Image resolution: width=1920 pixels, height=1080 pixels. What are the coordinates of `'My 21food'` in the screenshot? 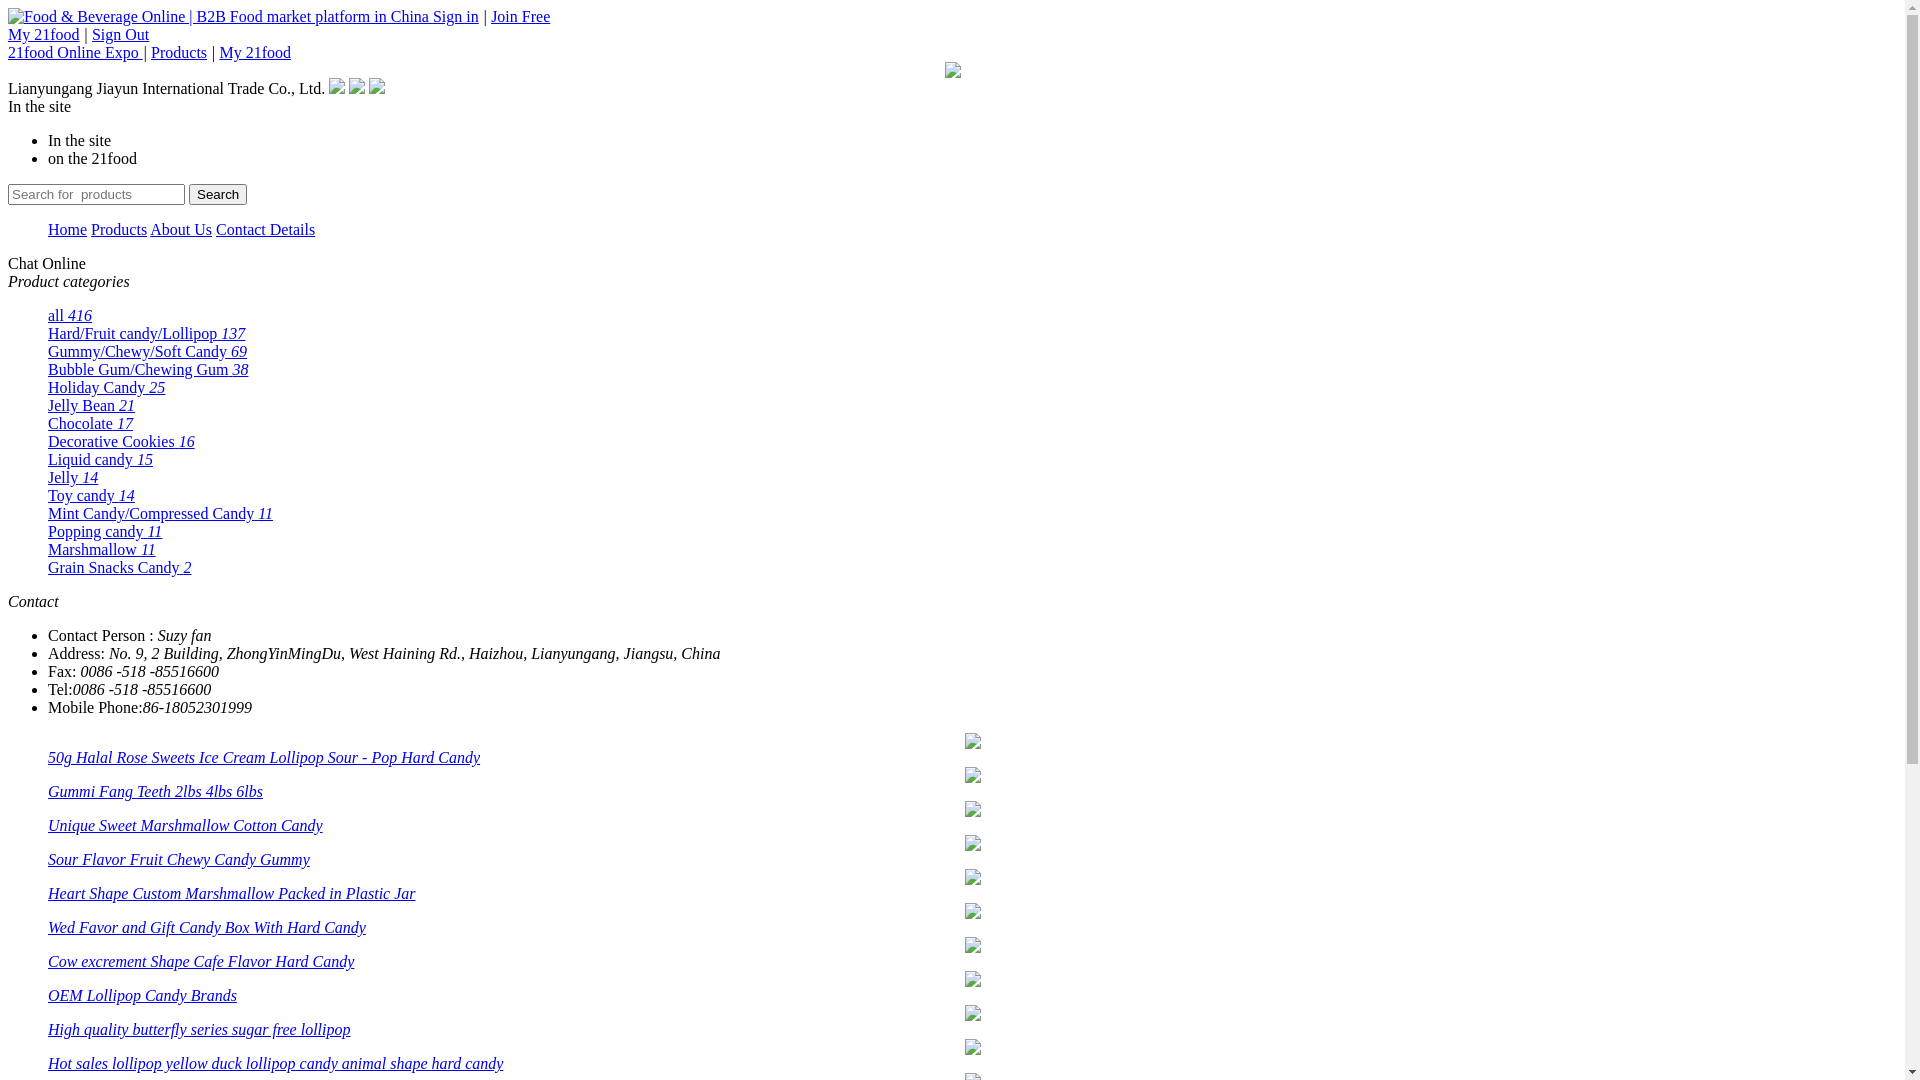 It's located at (8, 34).